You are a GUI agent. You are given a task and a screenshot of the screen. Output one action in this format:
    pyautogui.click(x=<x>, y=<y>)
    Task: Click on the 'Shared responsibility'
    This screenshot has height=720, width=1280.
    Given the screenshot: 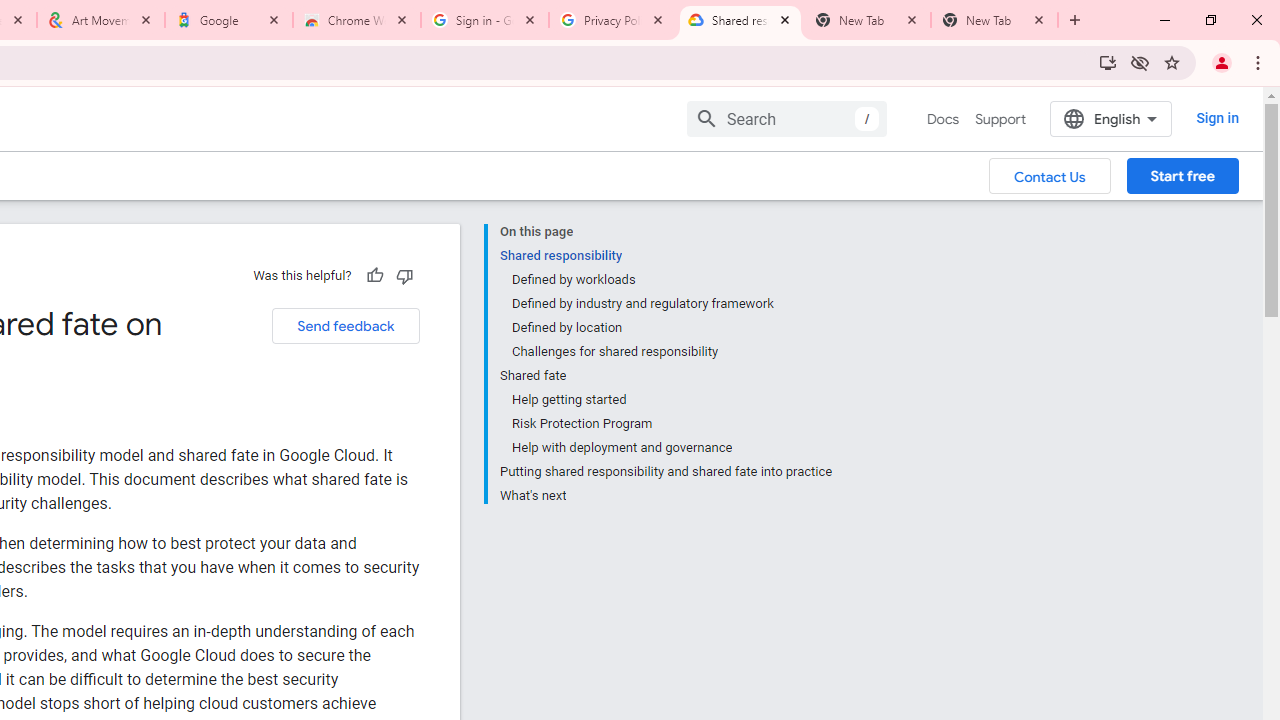 What is the action you would take?
    pyautogui.click(x=665, y=254)
    